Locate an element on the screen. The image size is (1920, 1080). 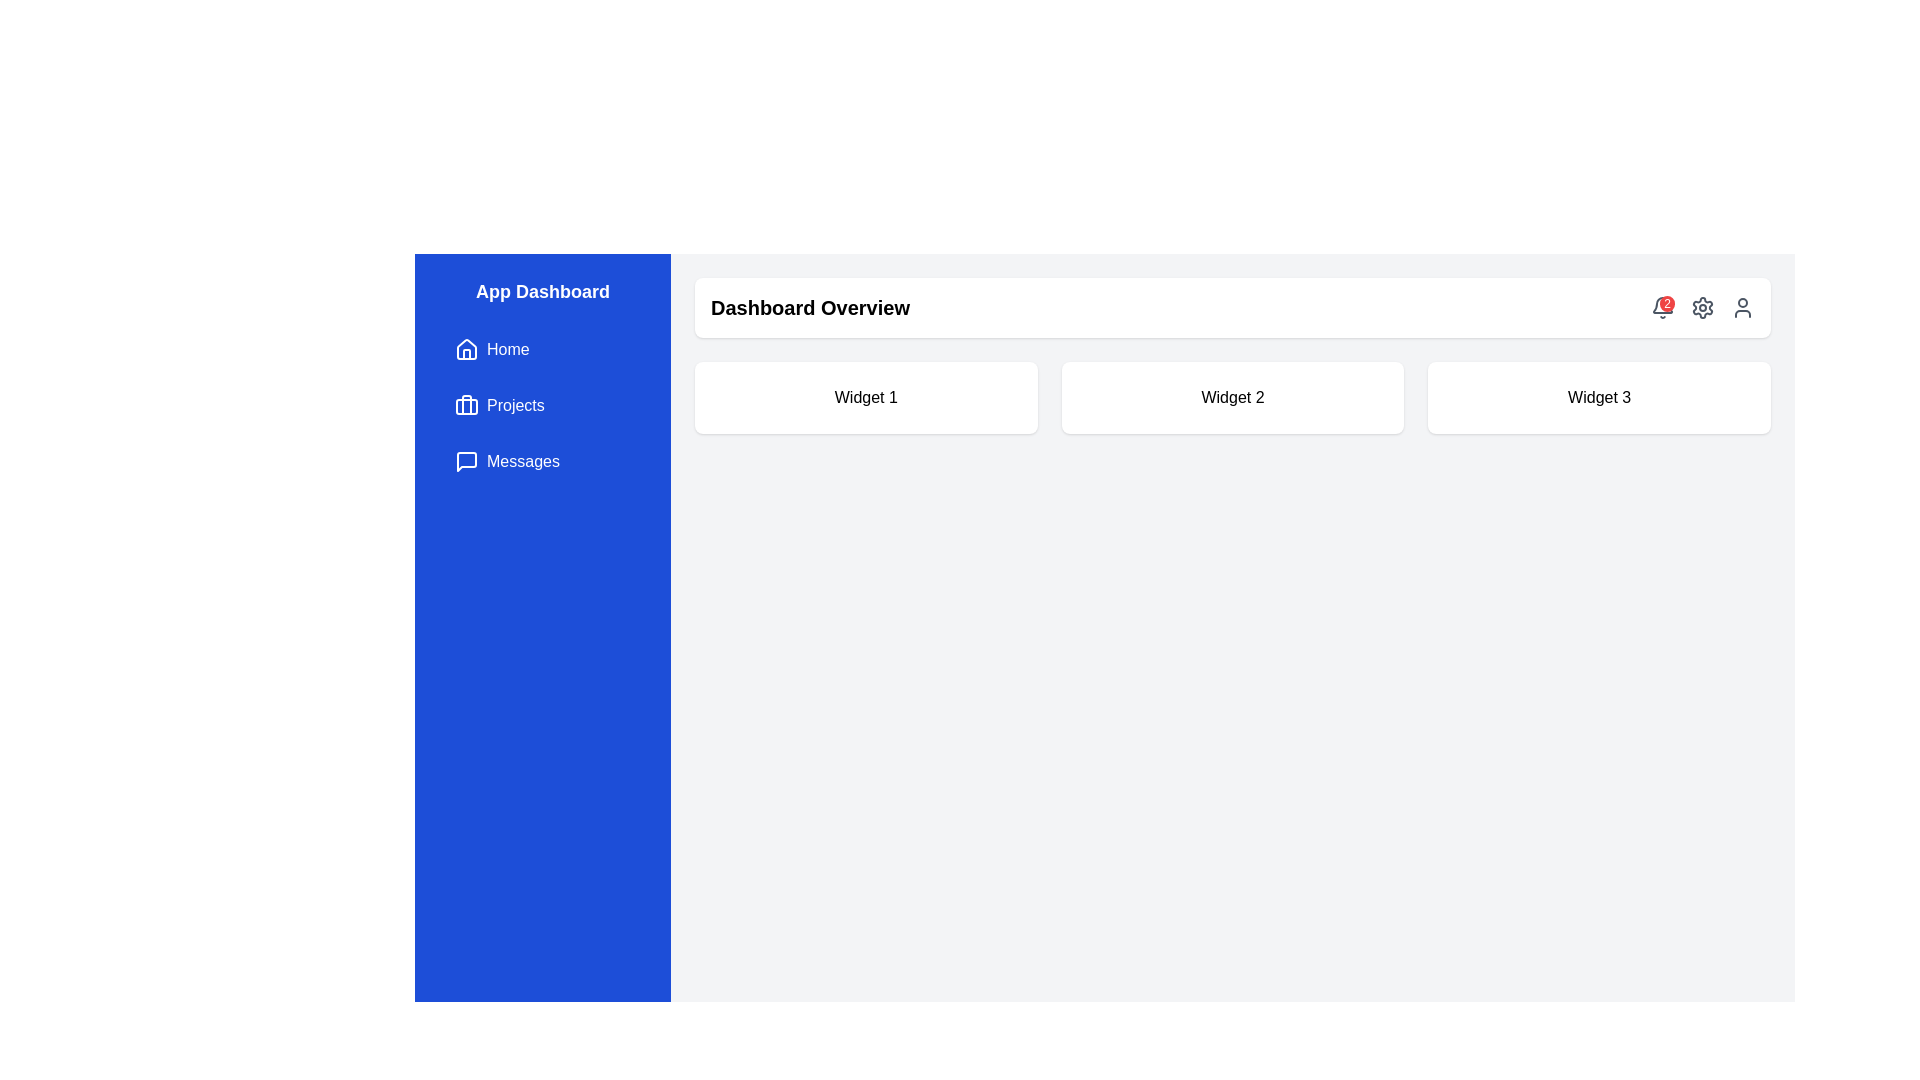
the 'Home' menu item button located in the left-side navigation bar is located at coordinates (492, 349).